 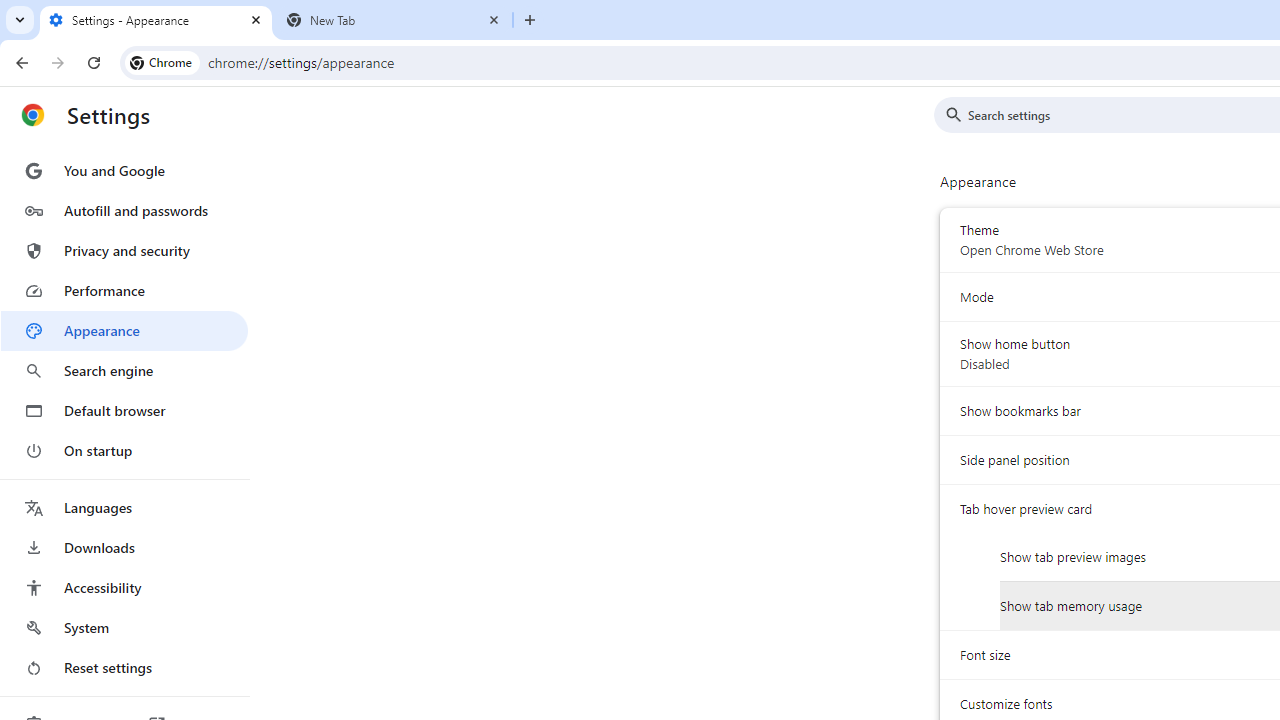 I want to click on 'On startup', so click(x=123, y=451).